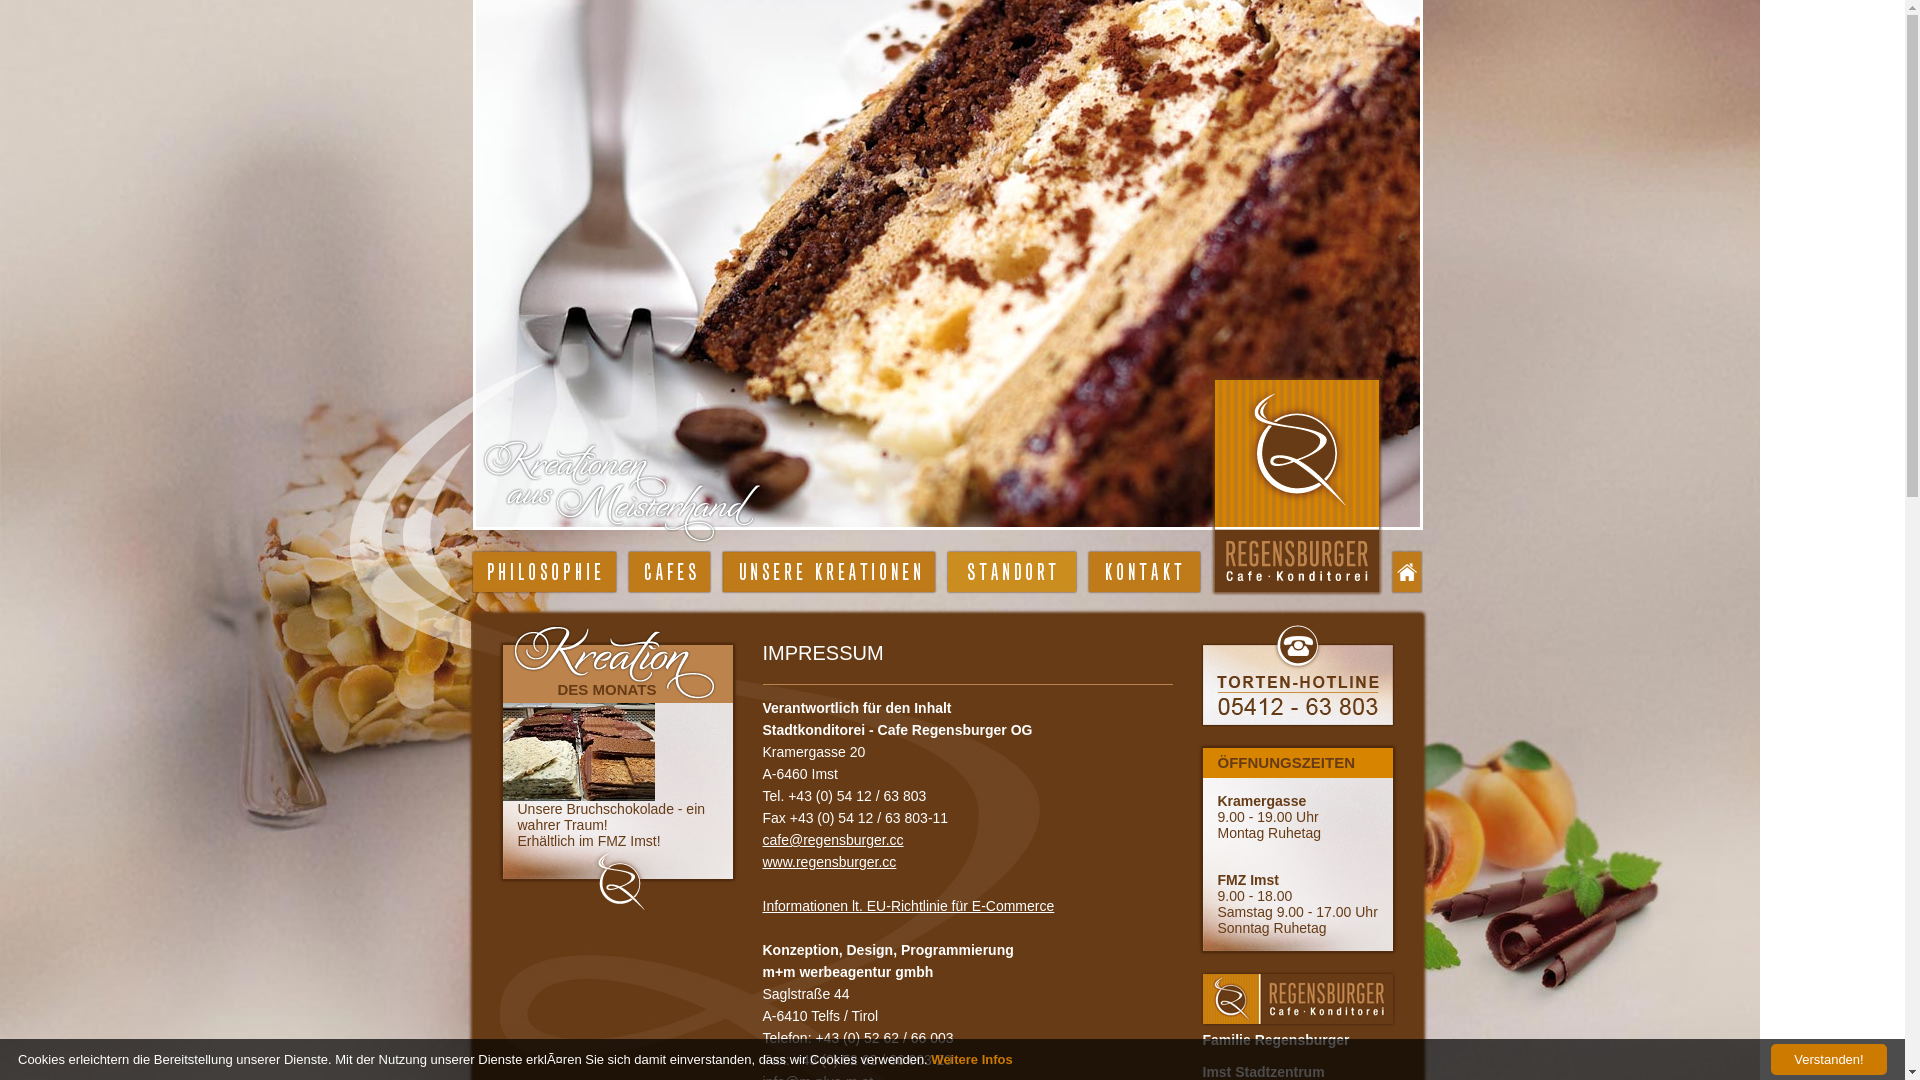 The width and height of the screenshot is (1920, 1080). I want to click on 'PHILOSOPHIE', so click(543, 571).